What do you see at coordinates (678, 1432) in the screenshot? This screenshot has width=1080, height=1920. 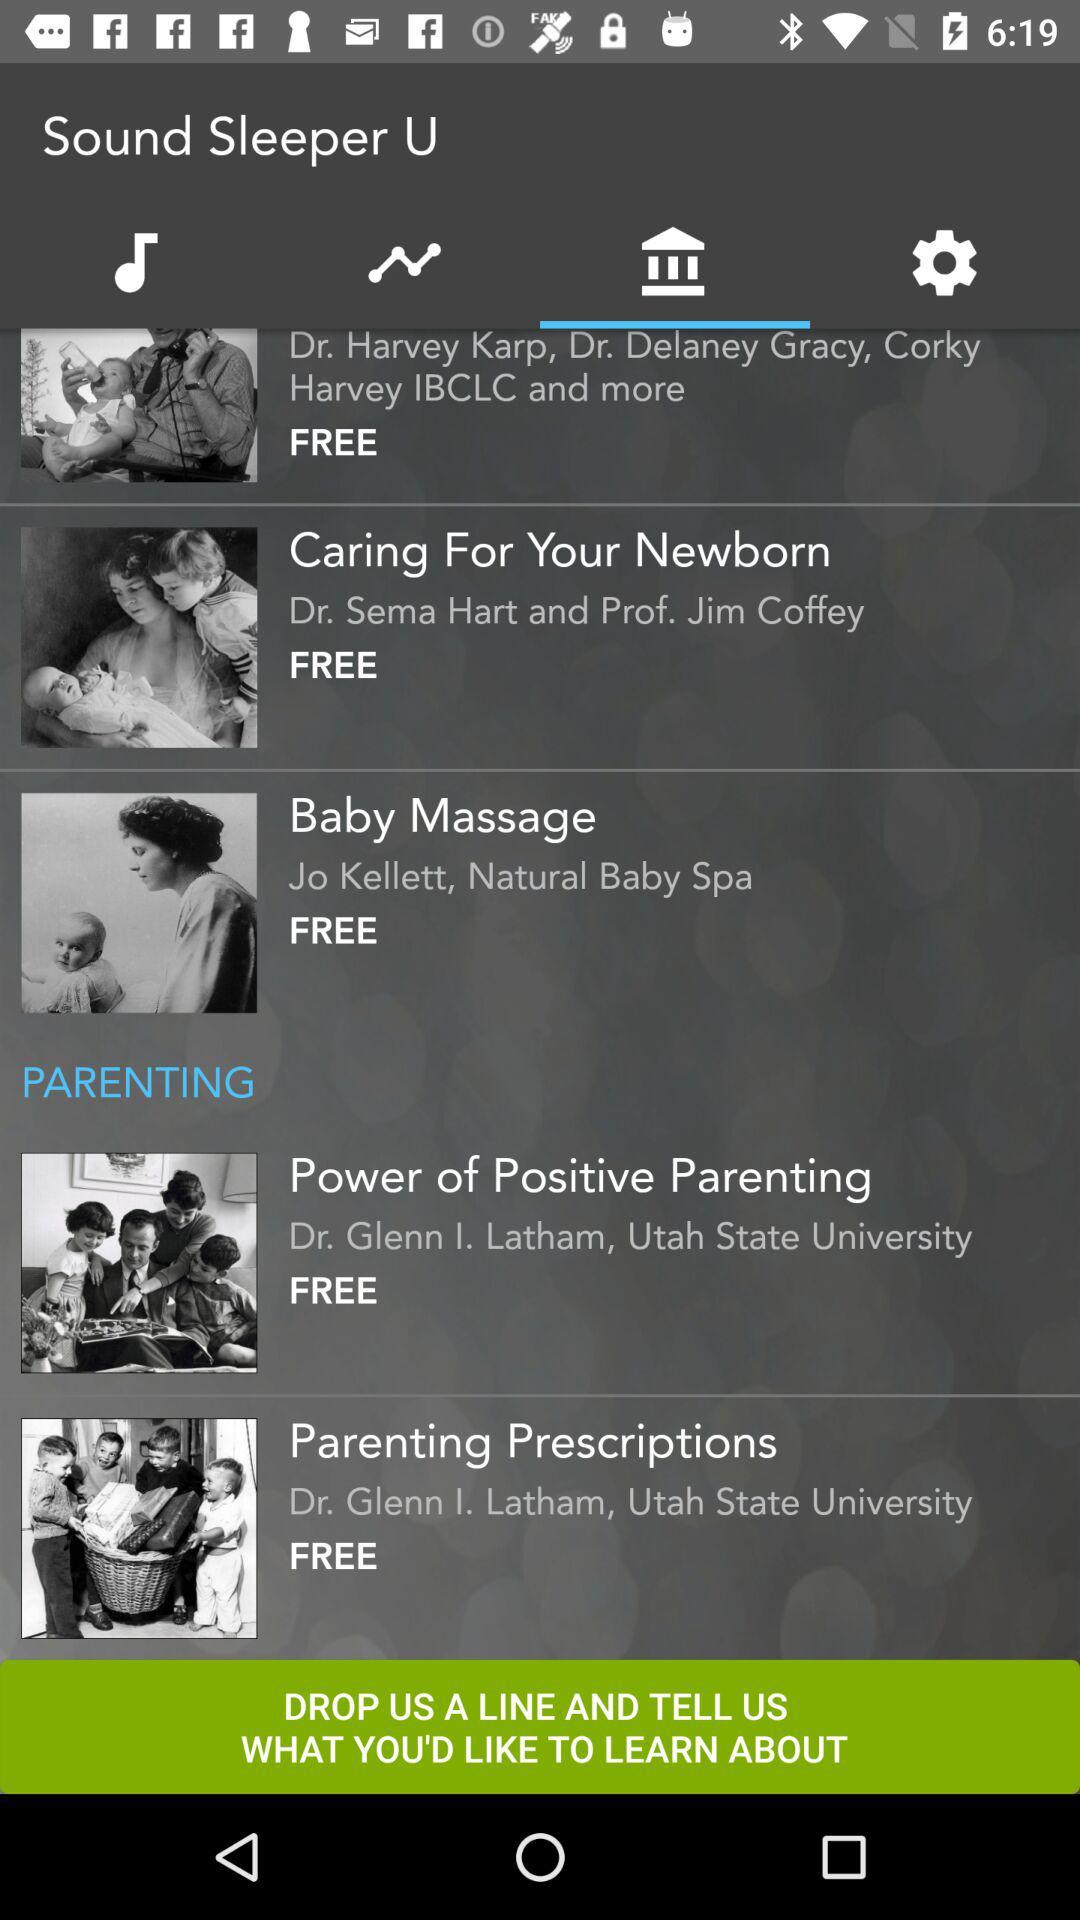 I see `the parenting prescriptions icon` at bounding box center [678, 1432].